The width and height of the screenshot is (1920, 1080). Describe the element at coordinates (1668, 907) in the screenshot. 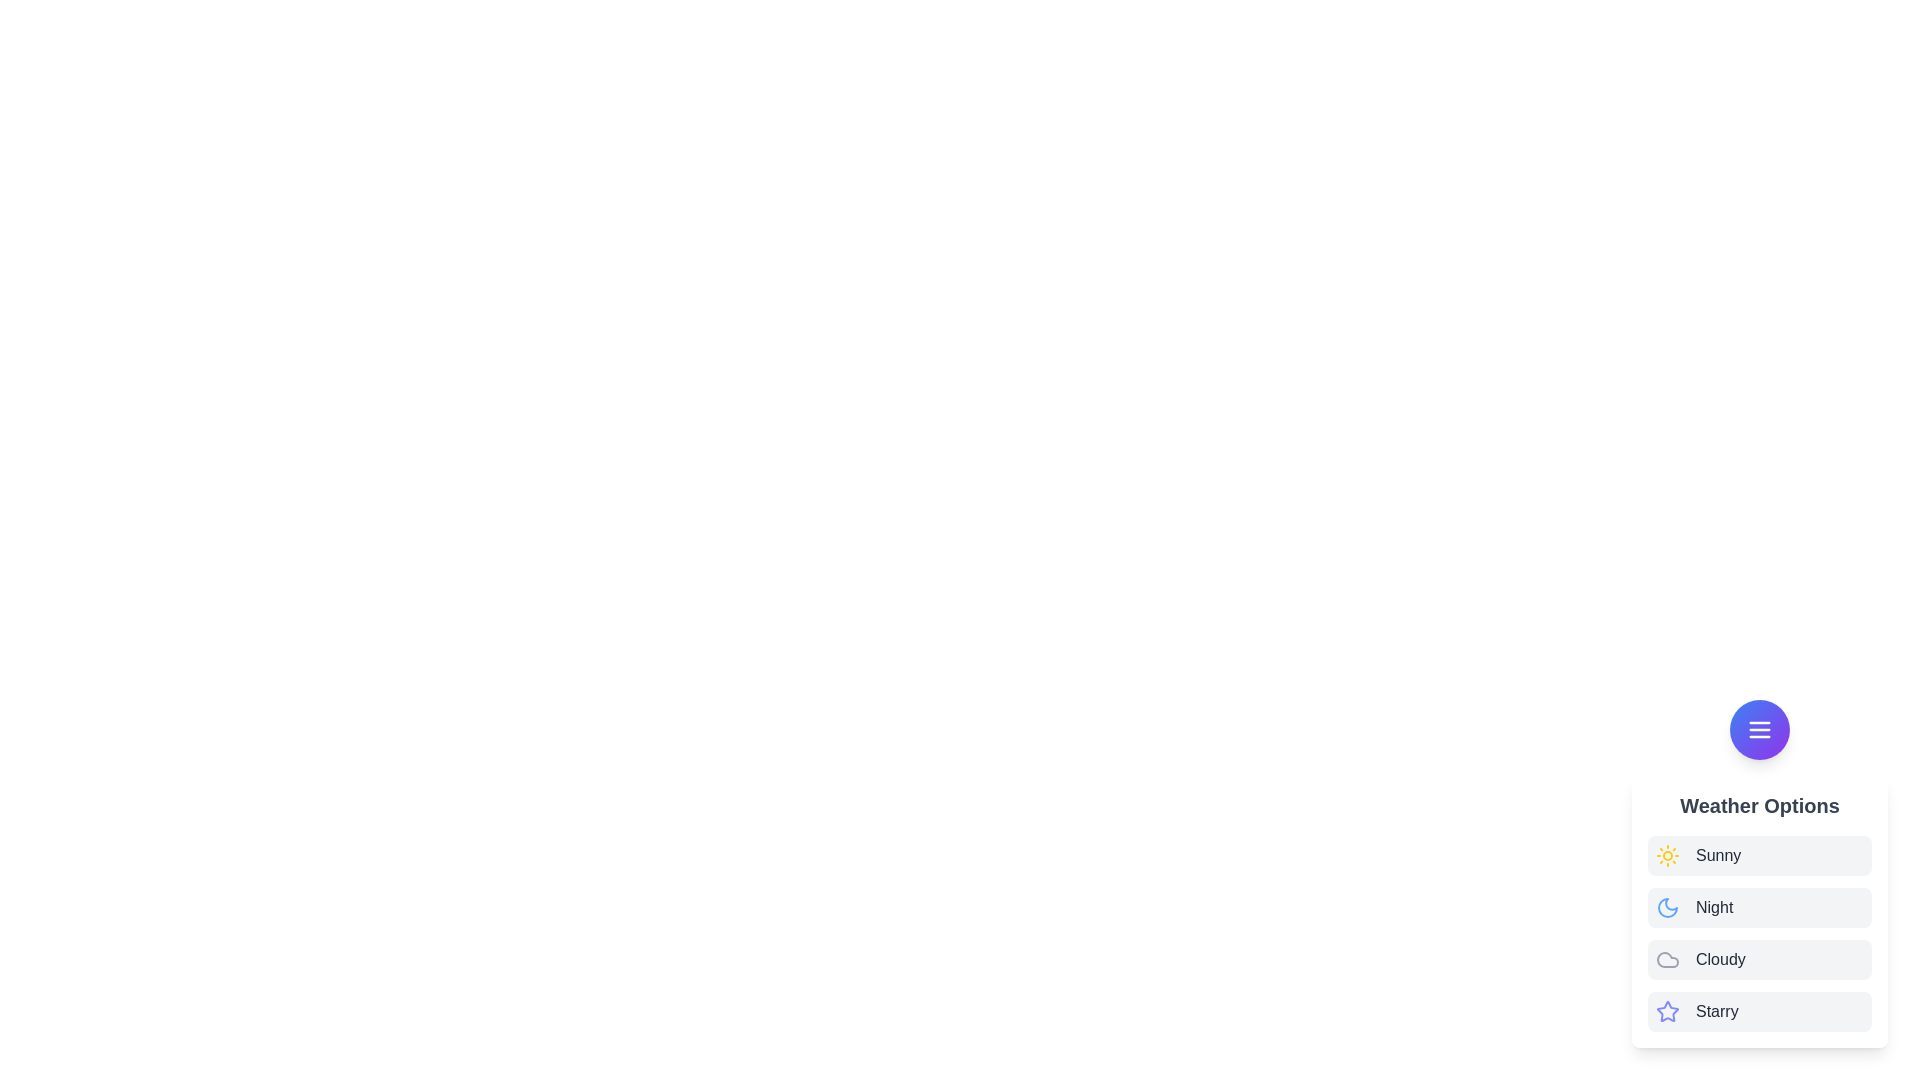

I see `the icon of the weather option Night` at that location.